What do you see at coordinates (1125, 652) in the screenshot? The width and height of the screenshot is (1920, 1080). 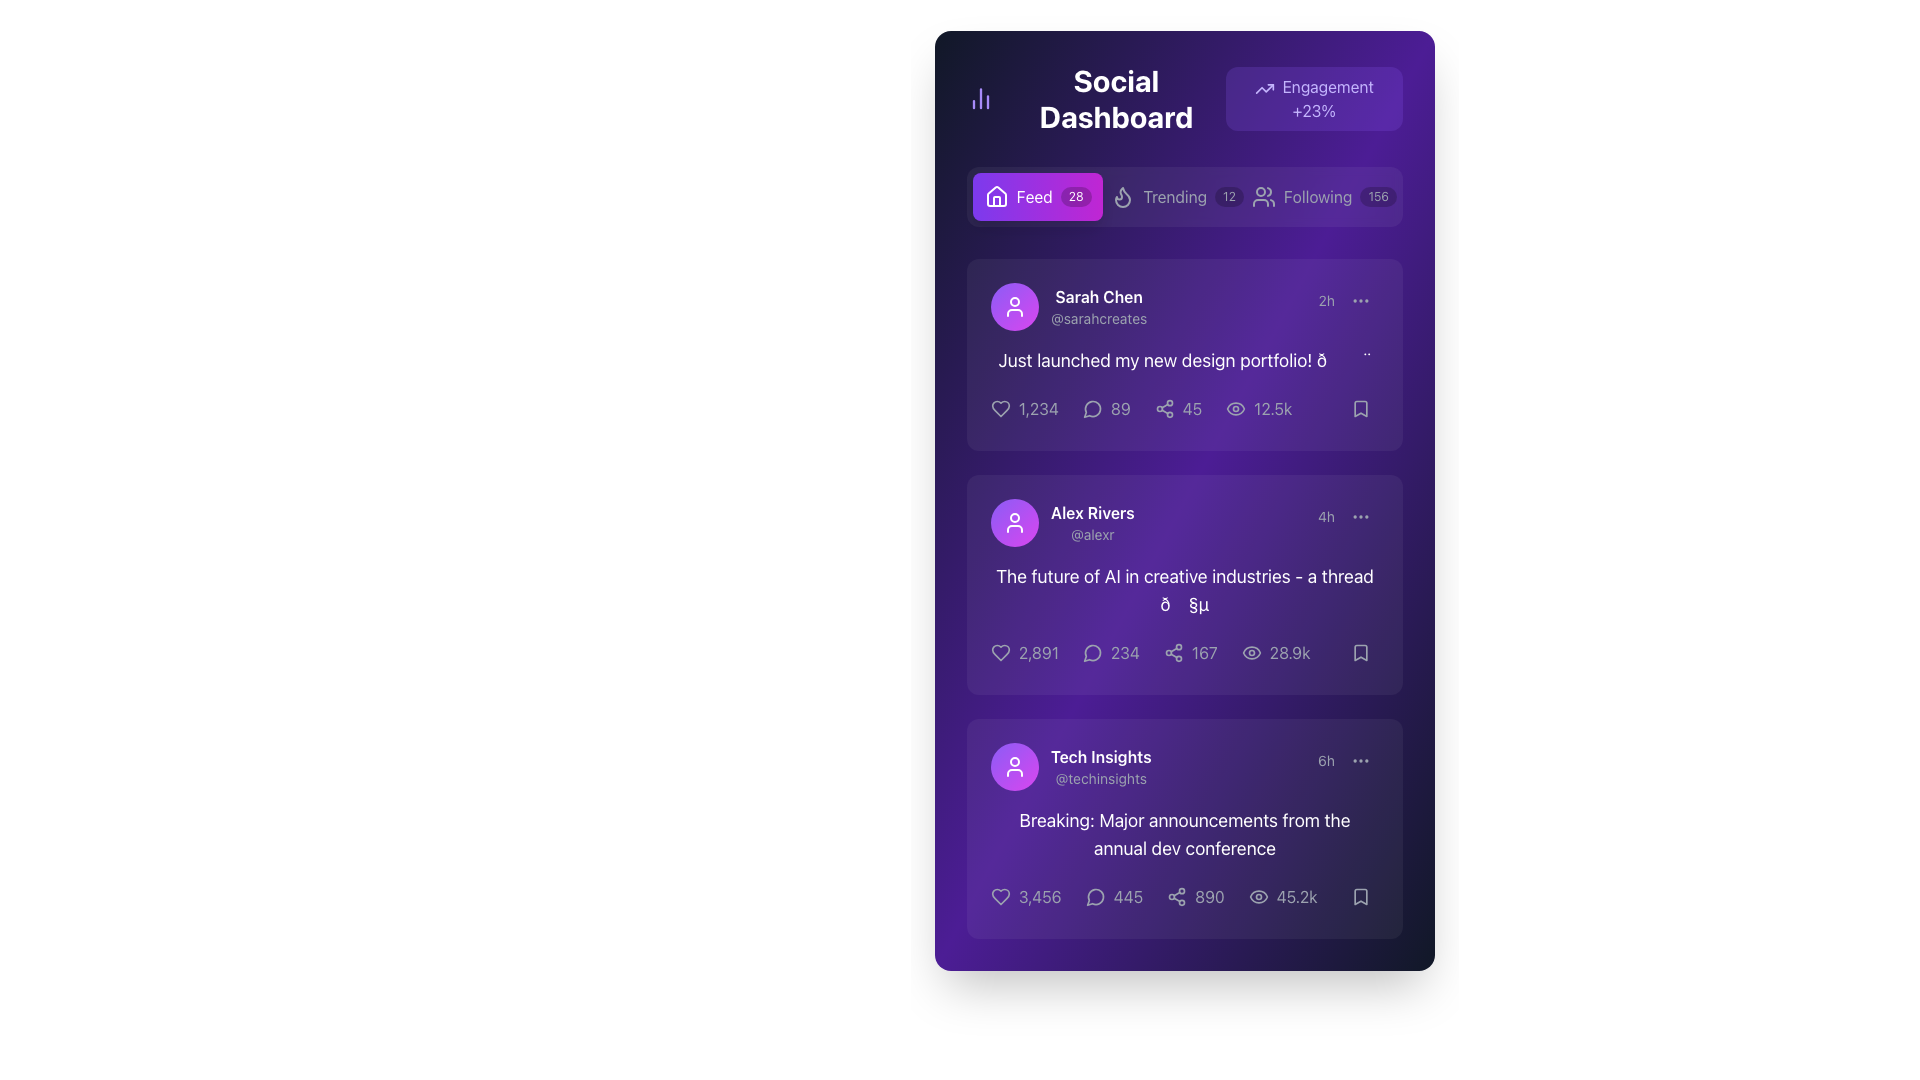 I see `the numeric text label displaying '234' in a light-colored sans-serif font on a purple background, located in the second post card of a vertical list of posts, to the right of the speech bubble icon` at bounding box center [1125, 652].